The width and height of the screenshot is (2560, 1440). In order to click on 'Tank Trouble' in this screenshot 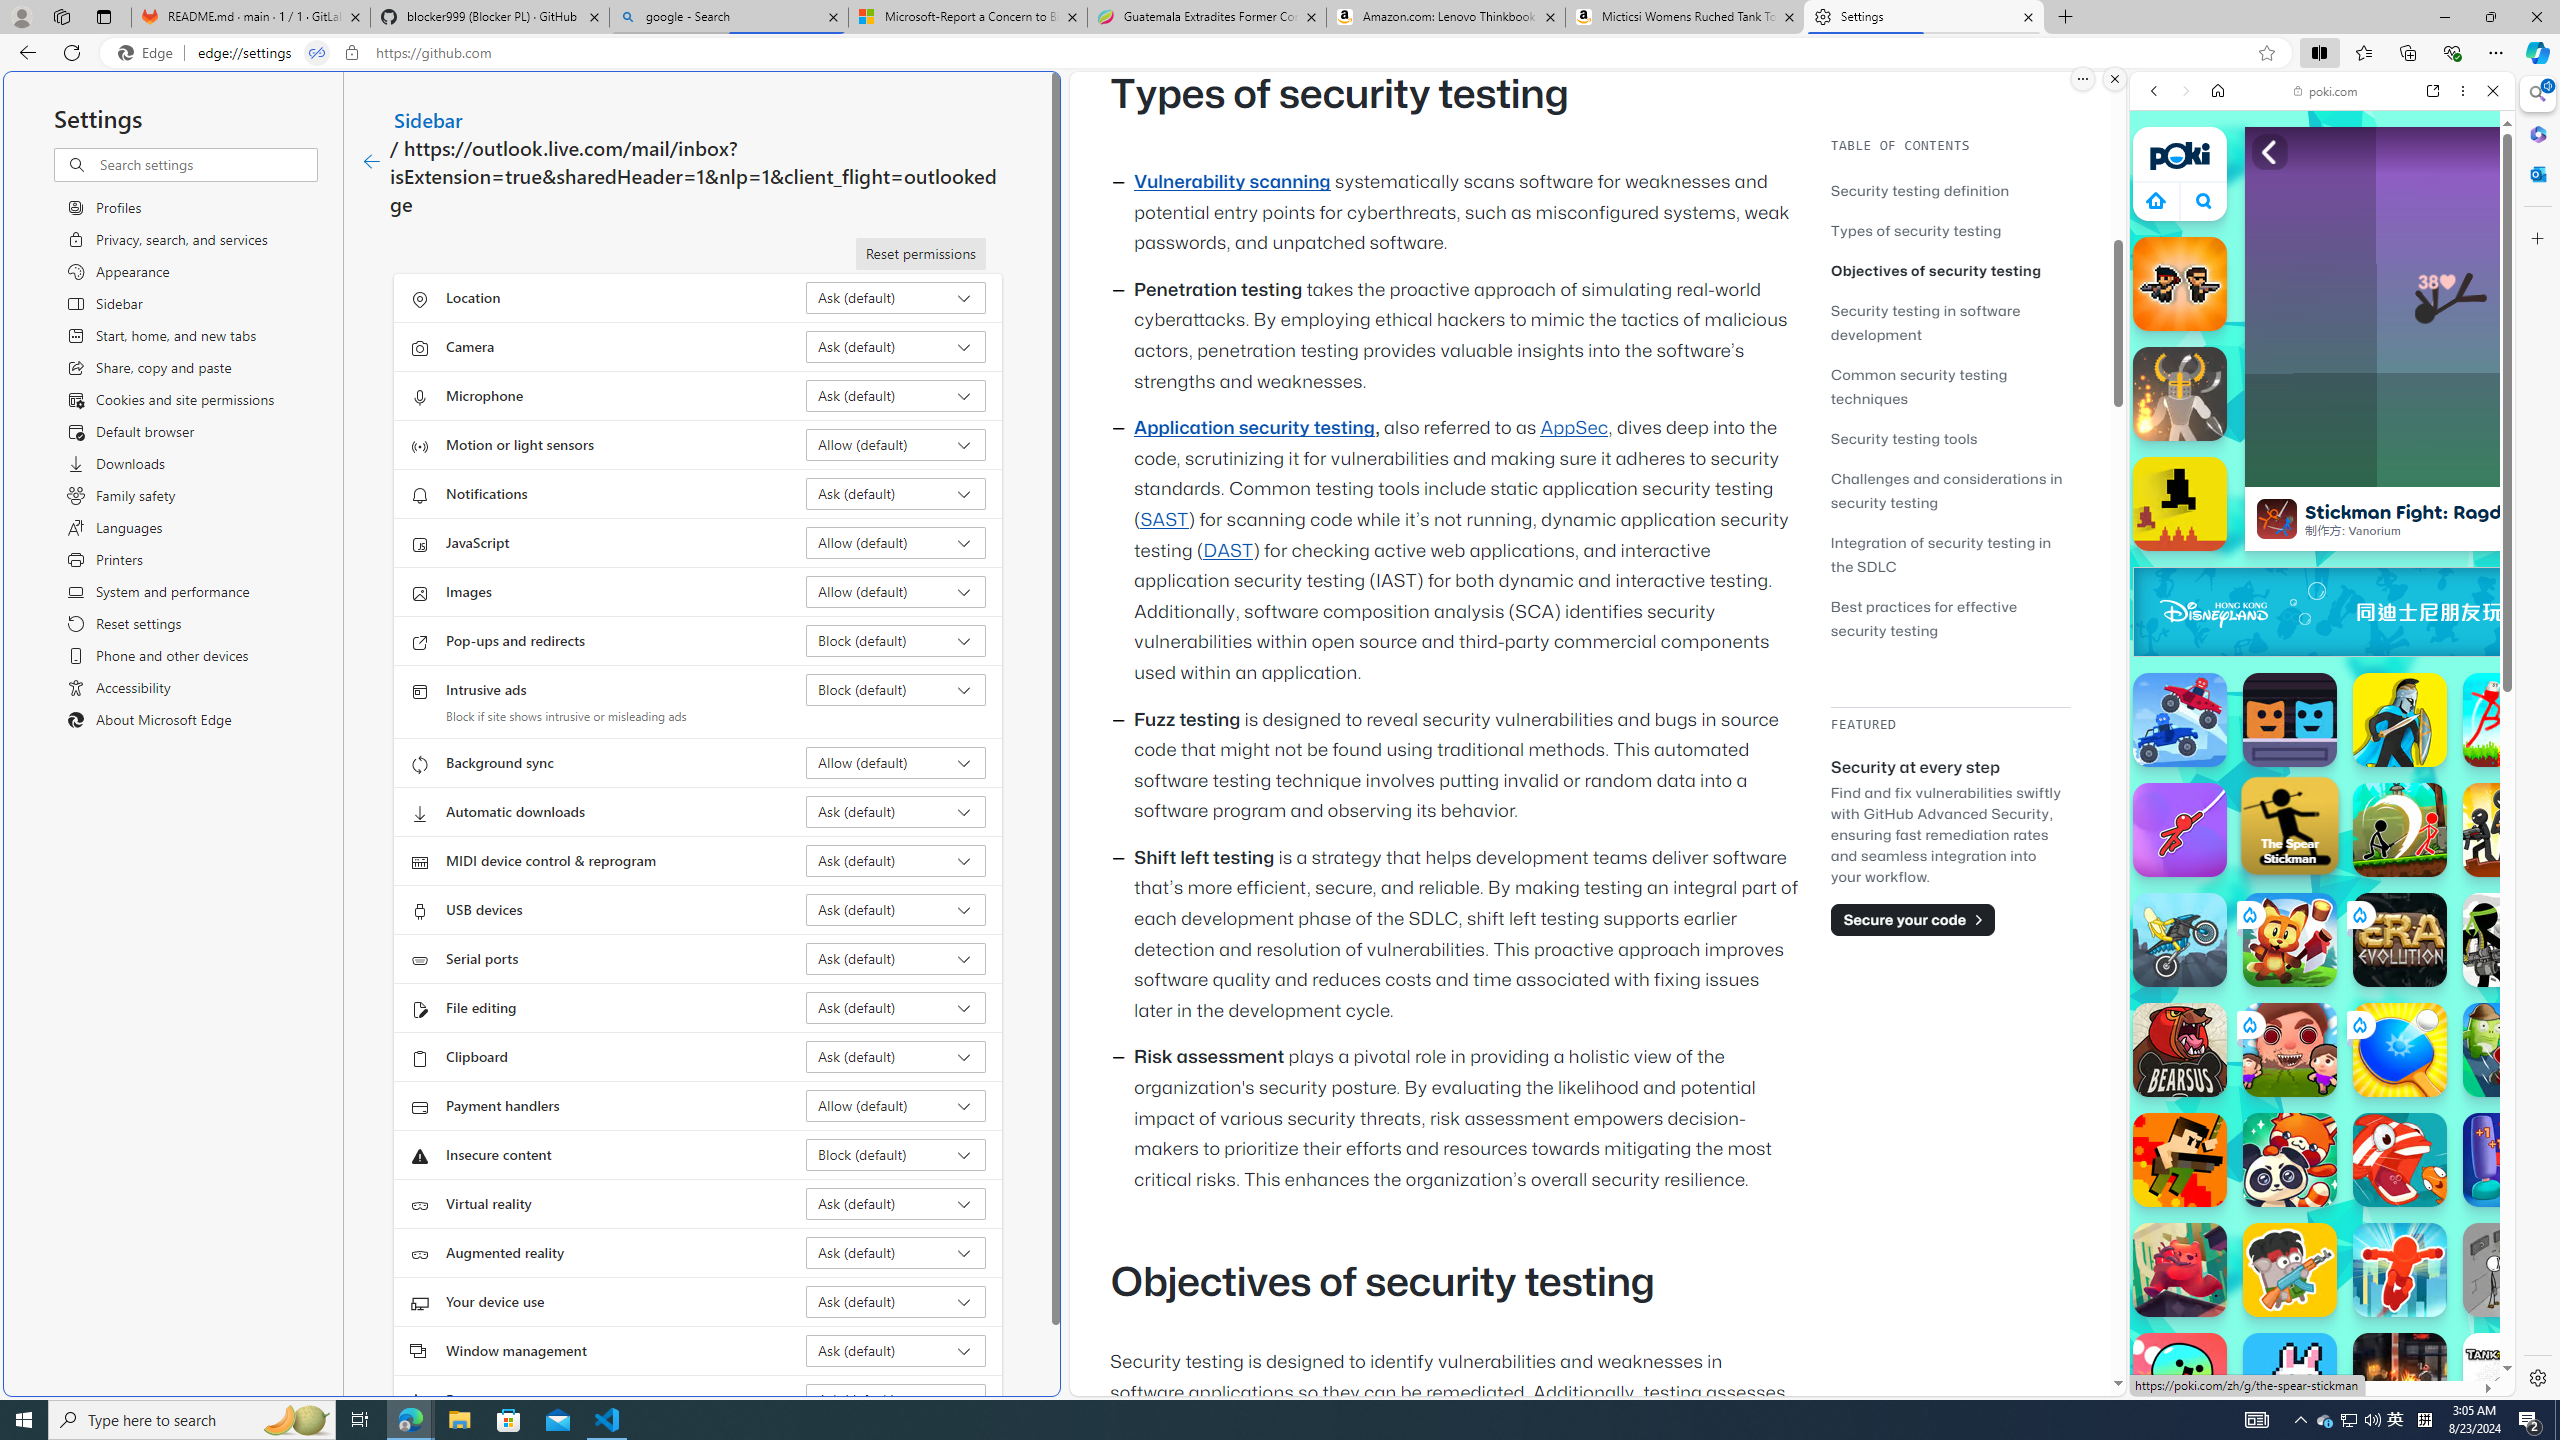, I will do `click(2510, 1379)`.